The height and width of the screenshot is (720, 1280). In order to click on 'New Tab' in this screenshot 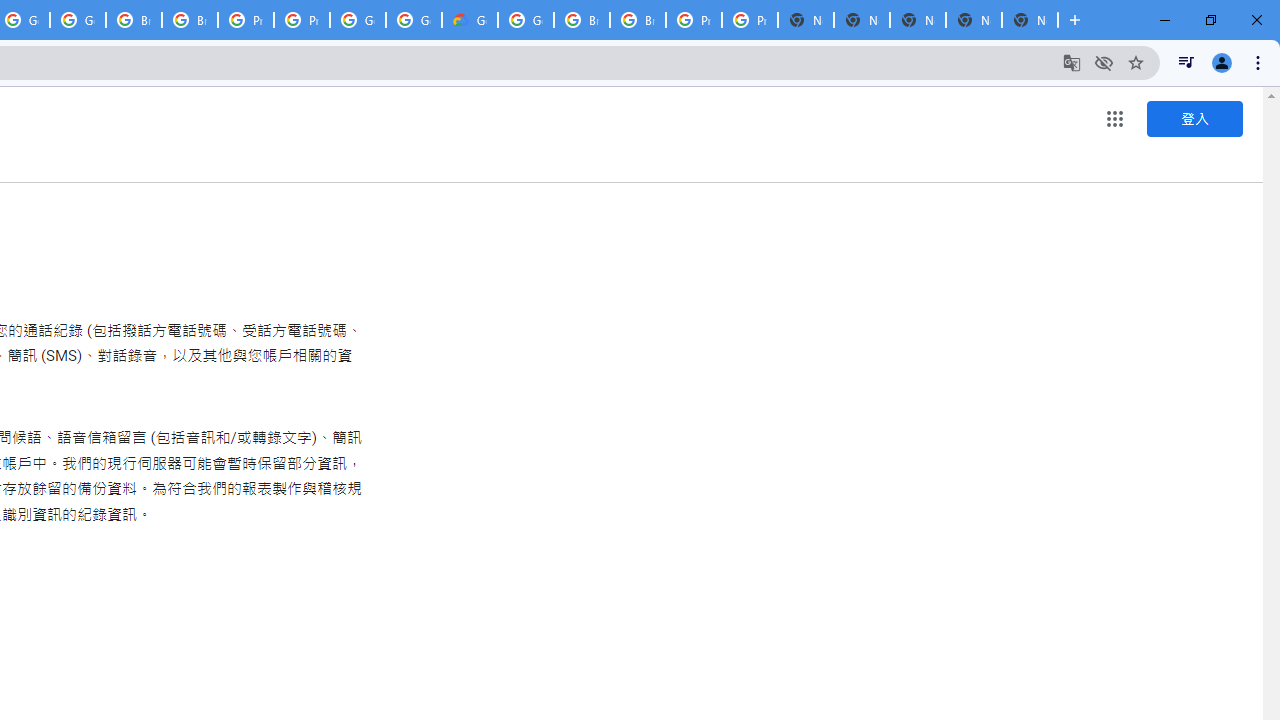, I will do `click(1030, 20)`.